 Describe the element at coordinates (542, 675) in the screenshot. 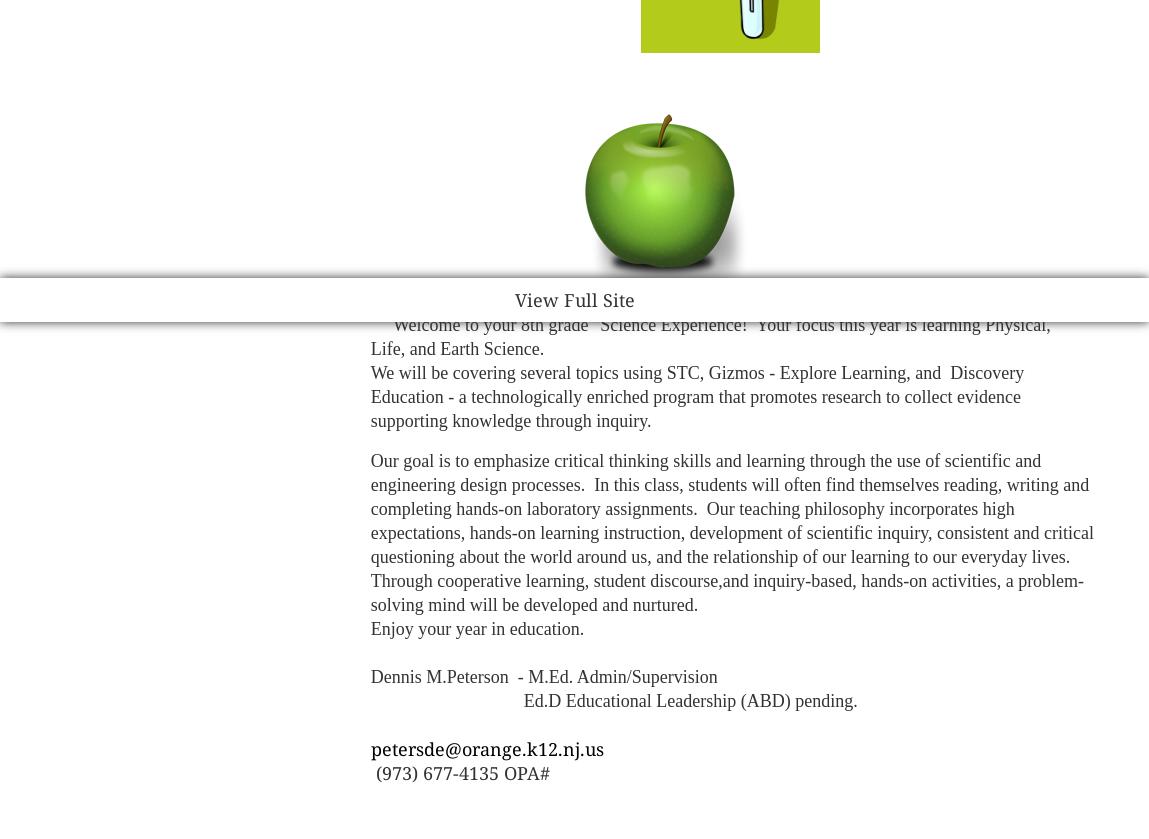

I see `'Dennis M.Peterson  - M.Ed. Admin/Supervision'` at that location.